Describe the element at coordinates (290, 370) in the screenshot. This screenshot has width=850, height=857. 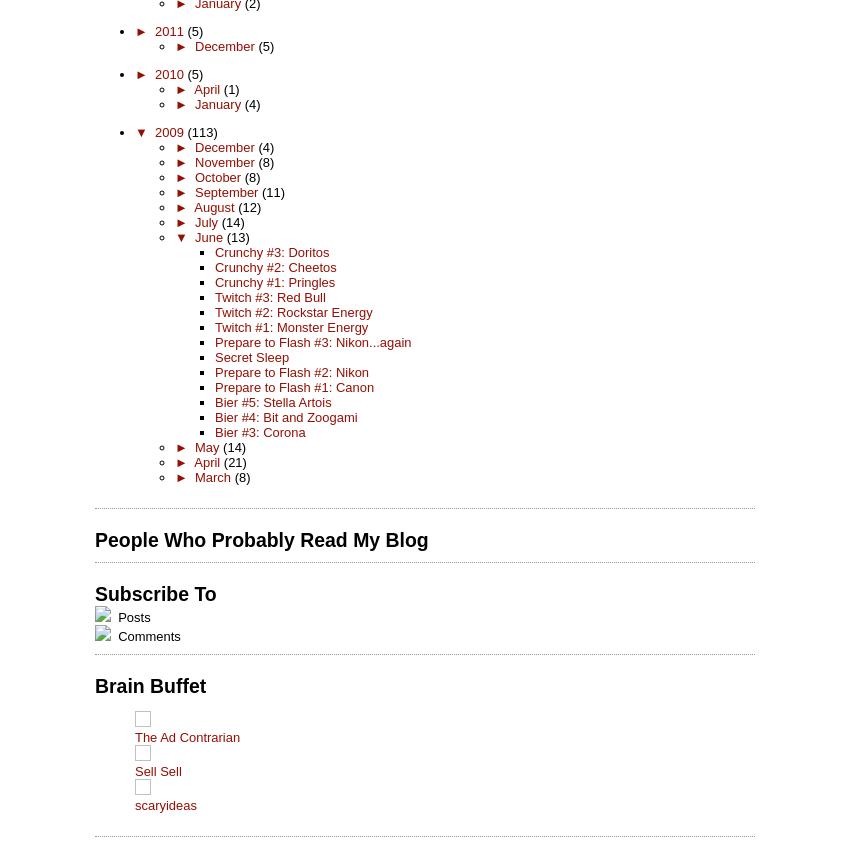
I see `'Prepare to Flash #2: Nikon'` at that location.